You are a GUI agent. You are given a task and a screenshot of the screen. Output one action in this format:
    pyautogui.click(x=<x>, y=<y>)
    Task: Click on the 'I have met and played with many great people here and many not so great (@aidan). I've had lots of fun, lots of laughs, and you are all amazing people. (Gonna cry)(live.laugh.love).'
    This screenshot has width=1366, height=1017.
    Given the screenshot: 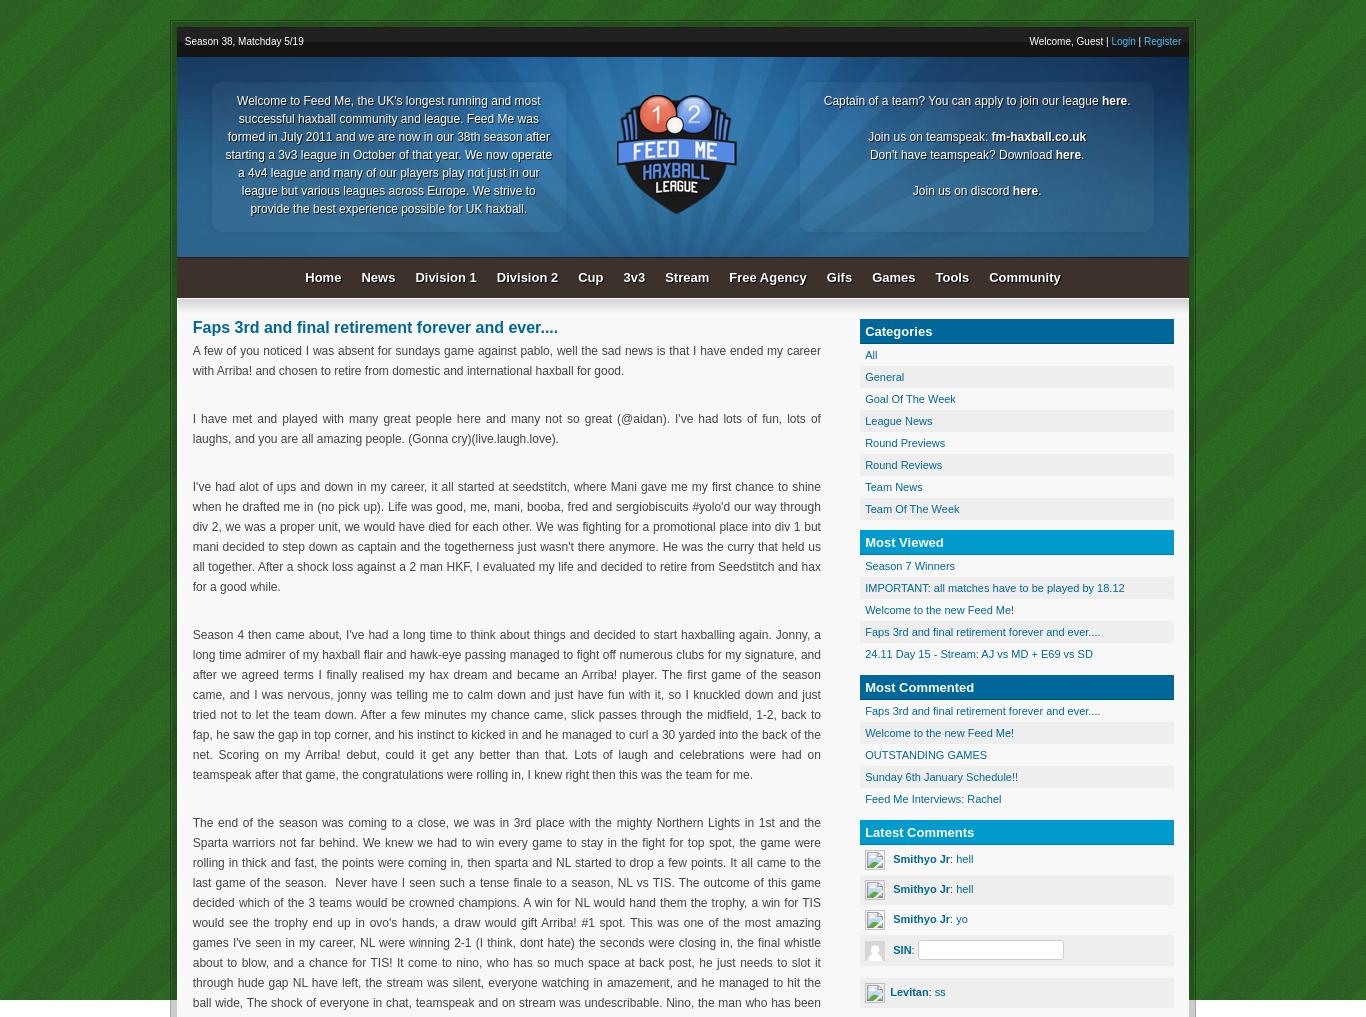 What is the action you would take?
    pyautogui.click(x=505, y=428)
    